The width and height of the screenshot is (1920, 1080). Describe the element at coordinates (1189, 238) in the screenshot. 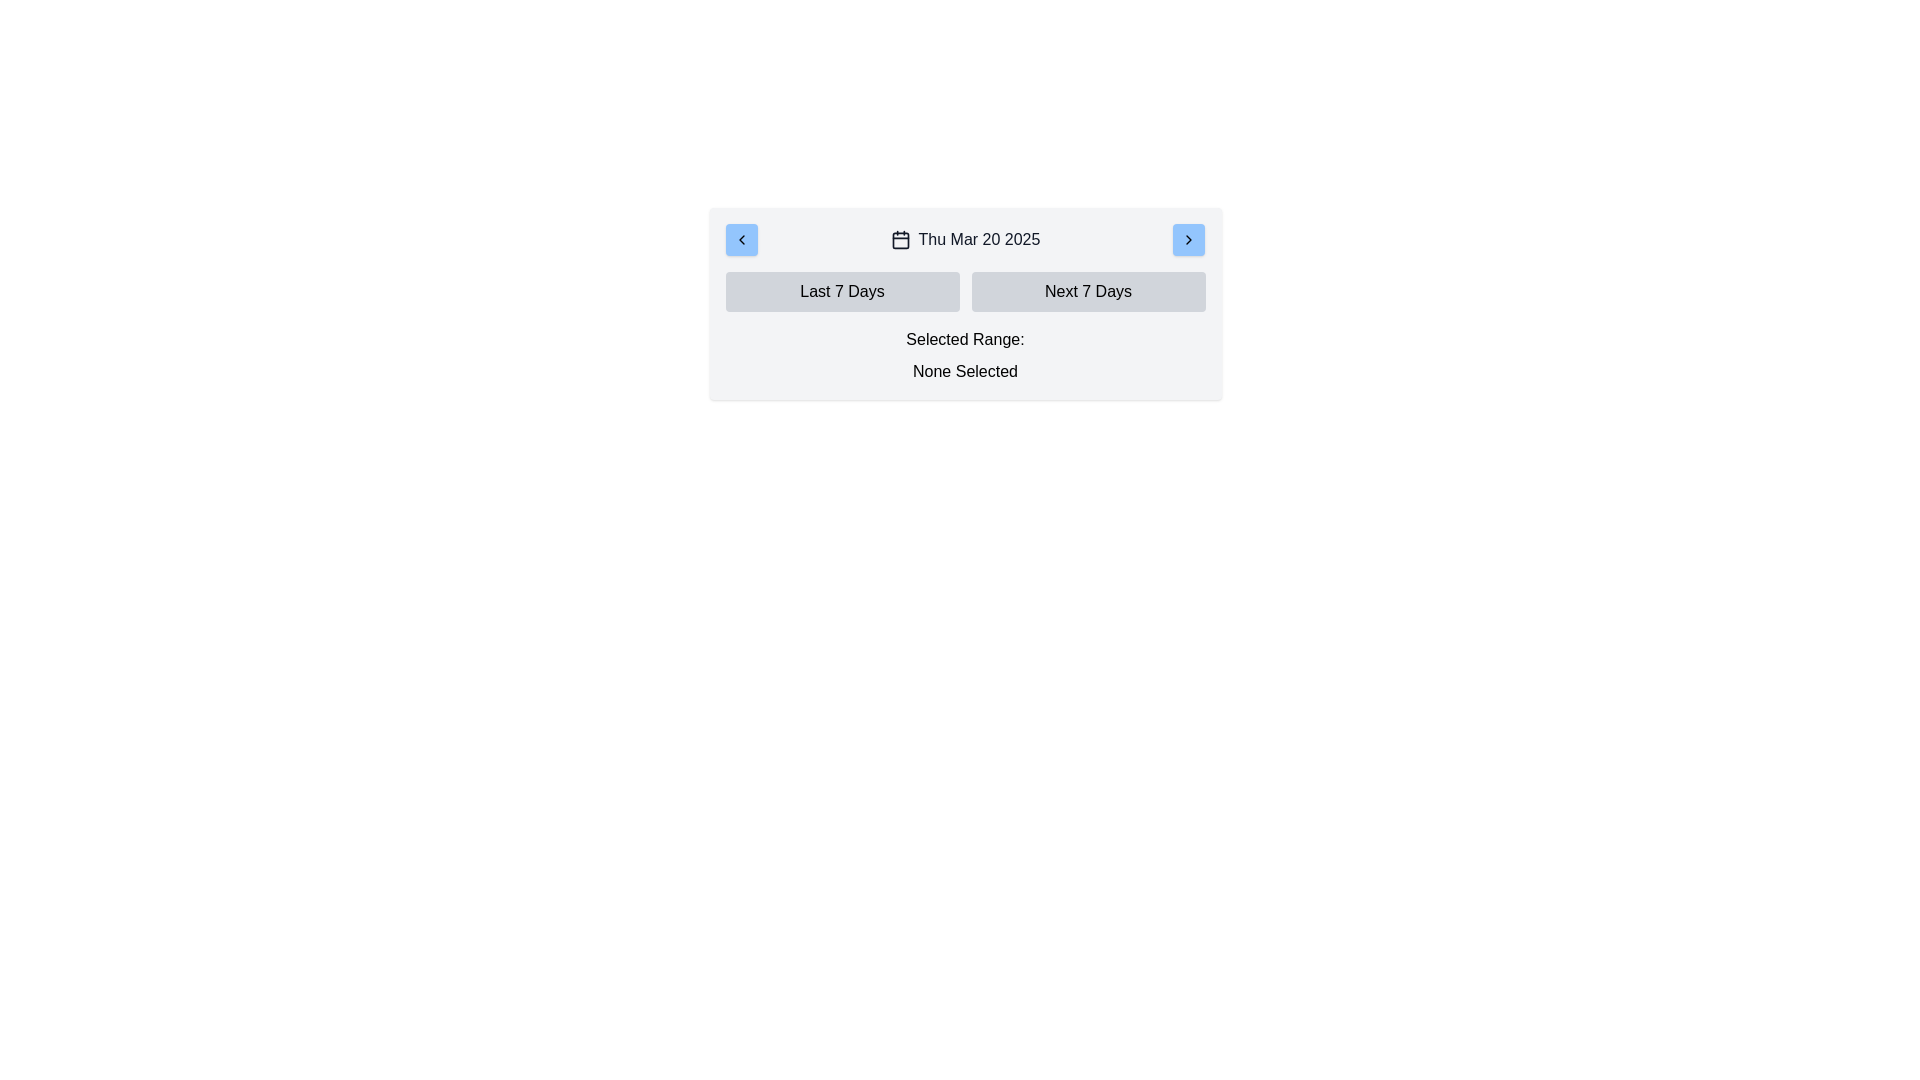

I see `the right-facing chevron icon located in the top-right corner of the interface panel` at that location.